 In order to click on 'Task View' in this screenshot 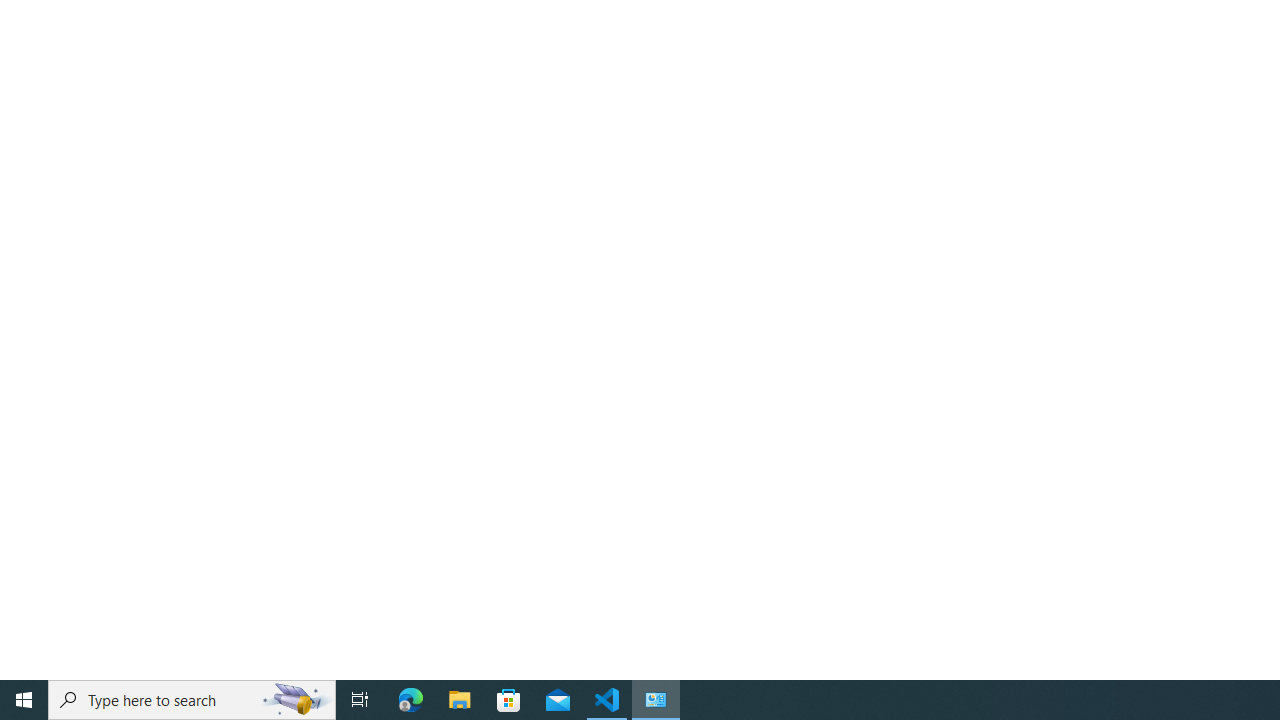, I will do `click(359, 698)`.